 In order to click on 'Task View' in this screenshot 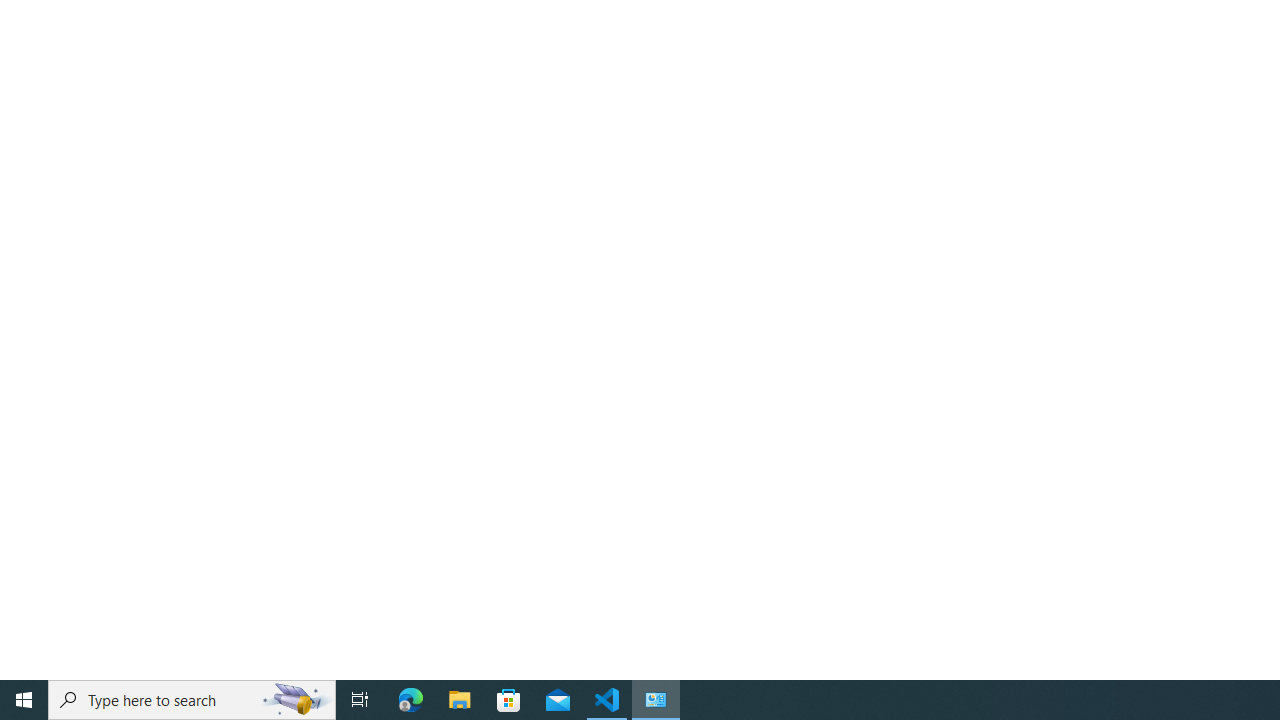, I will do `click(359, 698)`.